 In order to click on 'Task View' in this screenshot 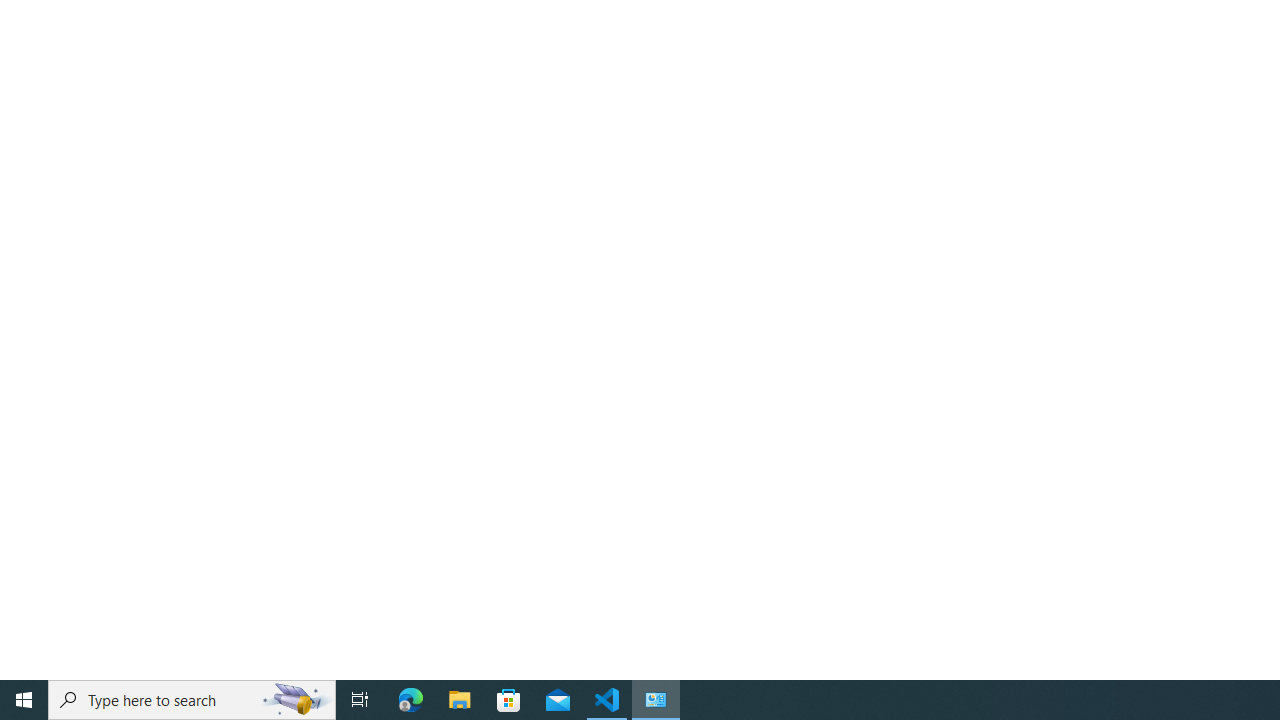, I will do `click(359, 698)`.